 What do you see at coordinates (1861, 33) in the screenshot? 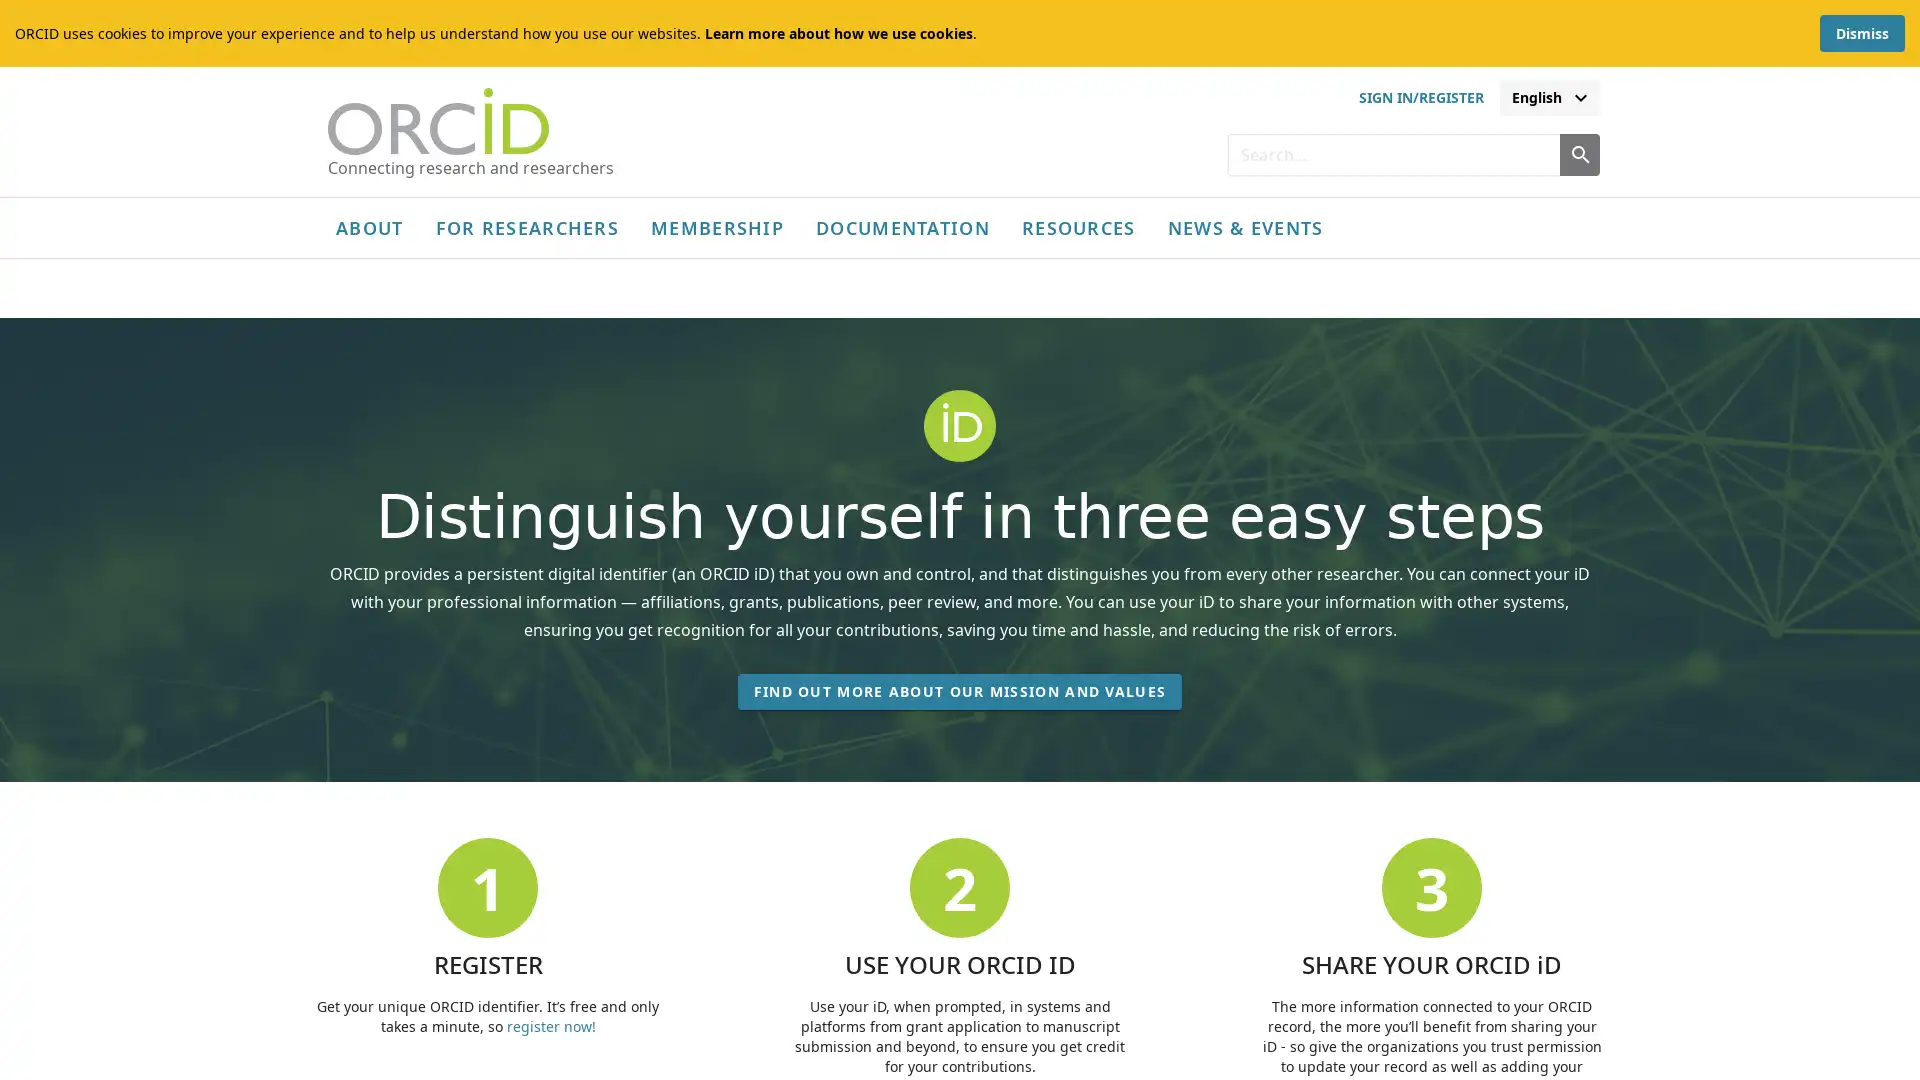
I see `Dismiss` at bounding box center [1861, 33].